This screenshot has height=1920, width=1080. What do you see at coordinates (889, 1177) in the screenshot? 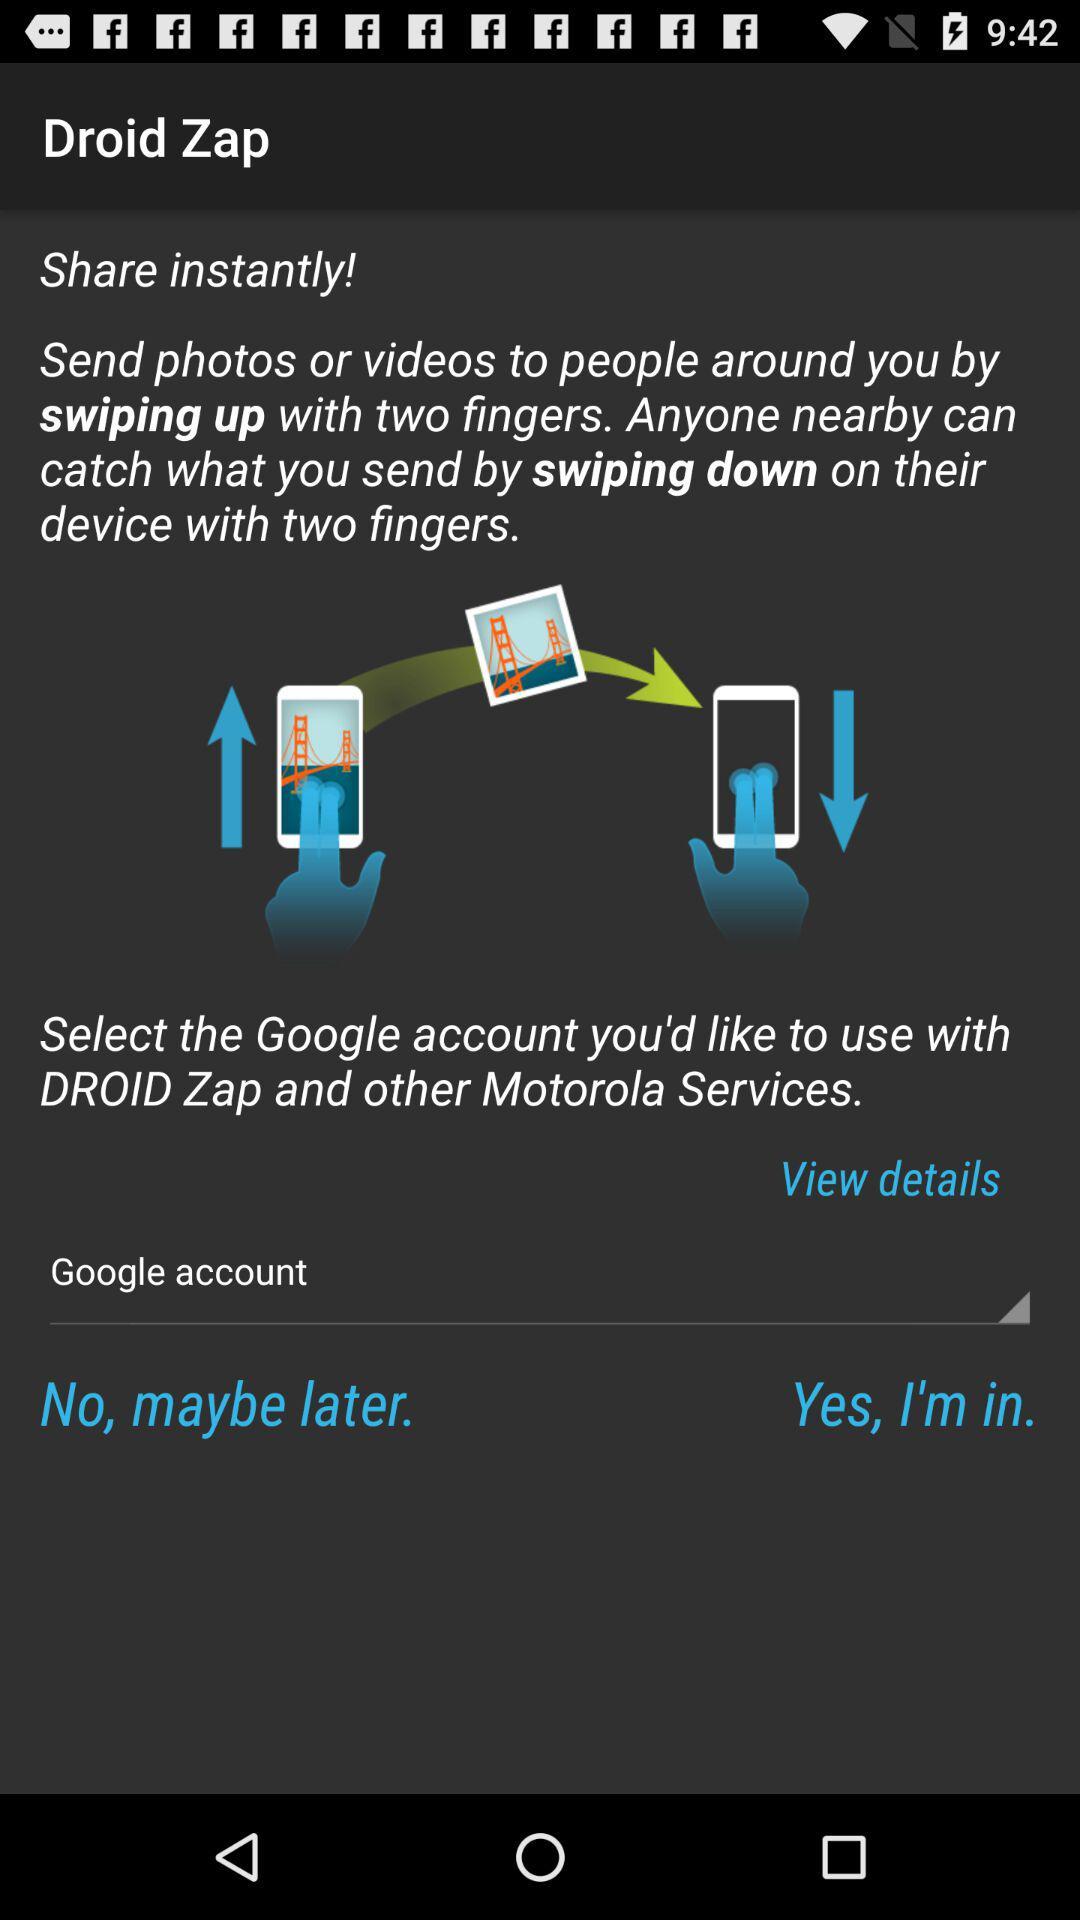
I see `app on the right` at bounding box center [889, 1177].